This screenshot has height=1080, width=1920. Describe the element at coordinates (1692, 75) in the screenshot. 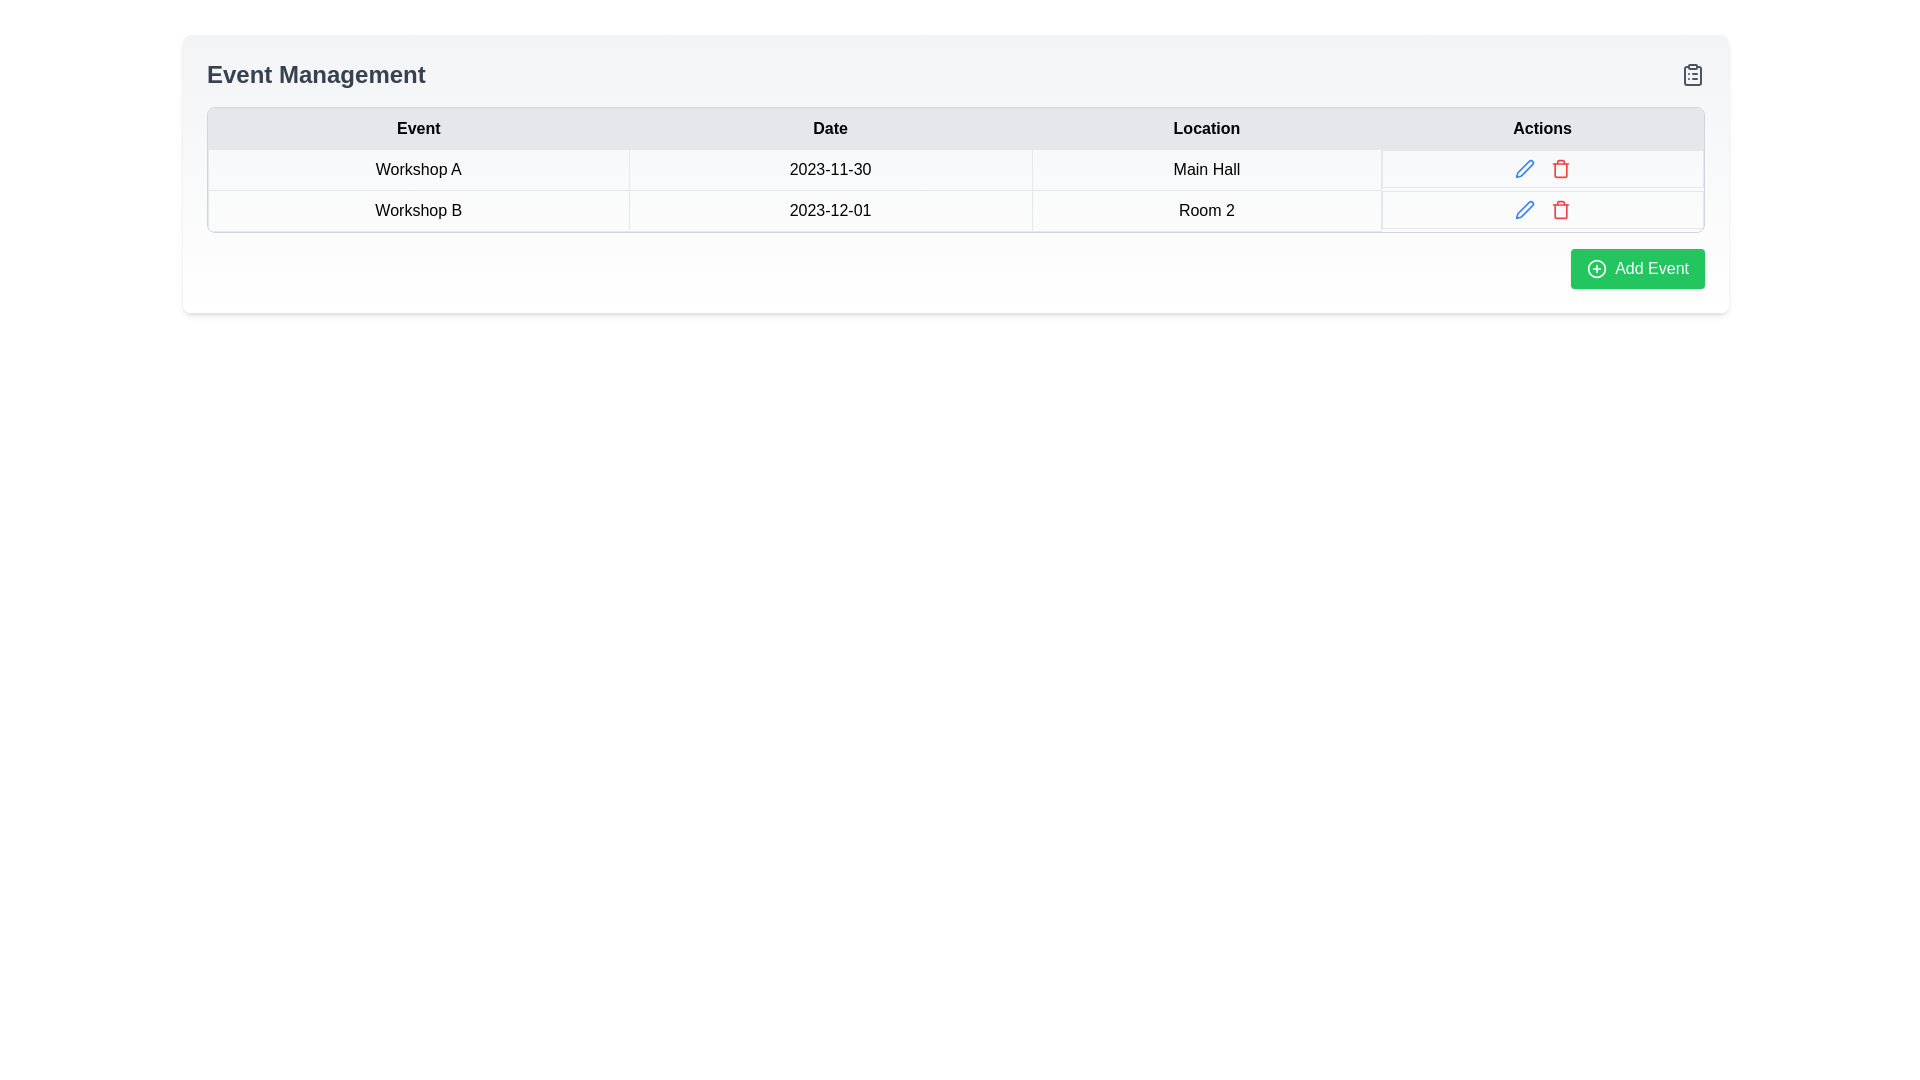

I see `the clipboard icon located in the top-right corner of the interface, near the 'Event Management' section header` at that location.